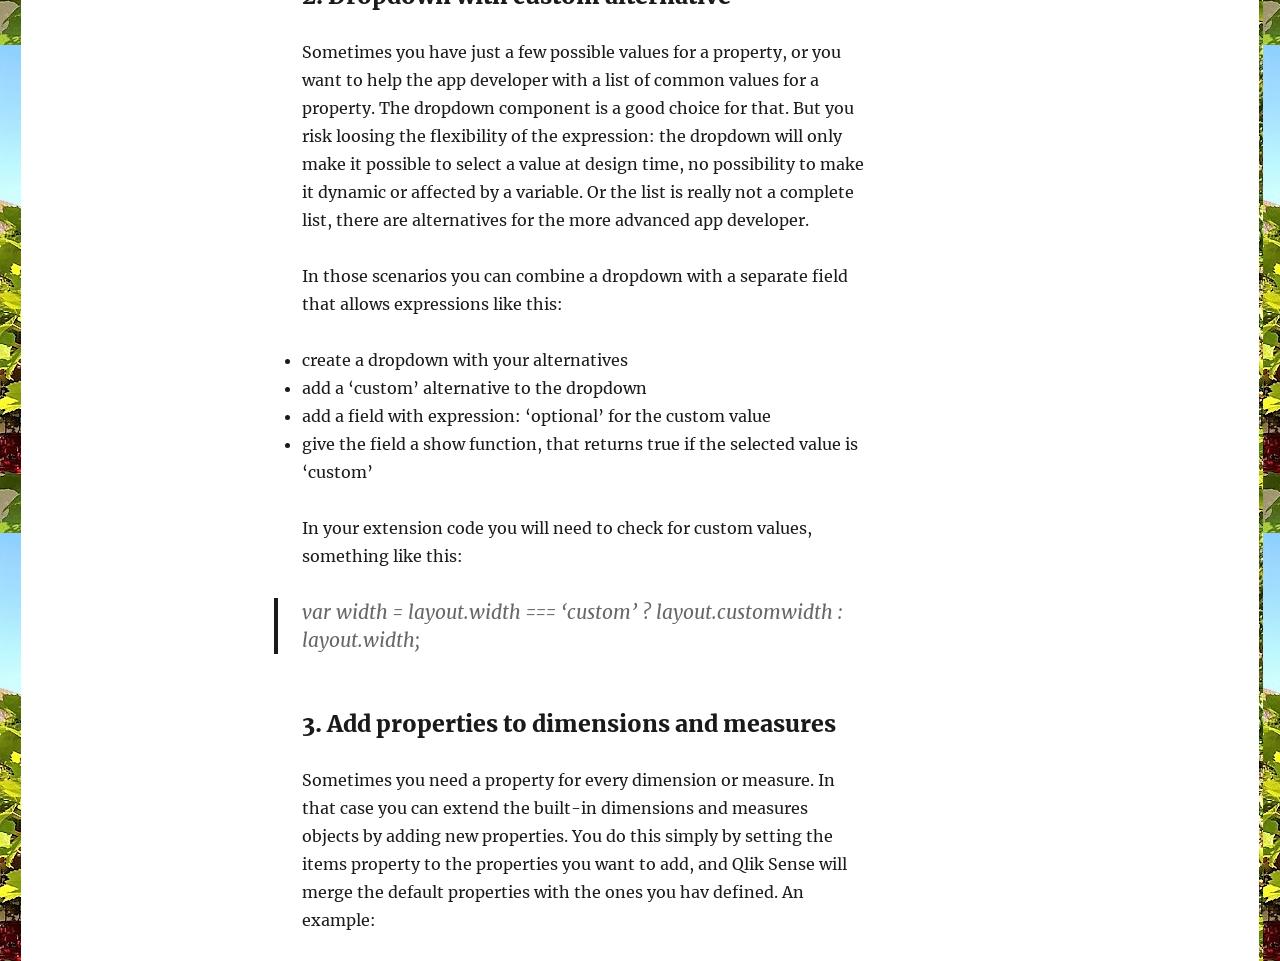 The image size is (1280, 961). I want to click on 'add a field with expression: ‘optional’ for the custom value', so click(536, 416).